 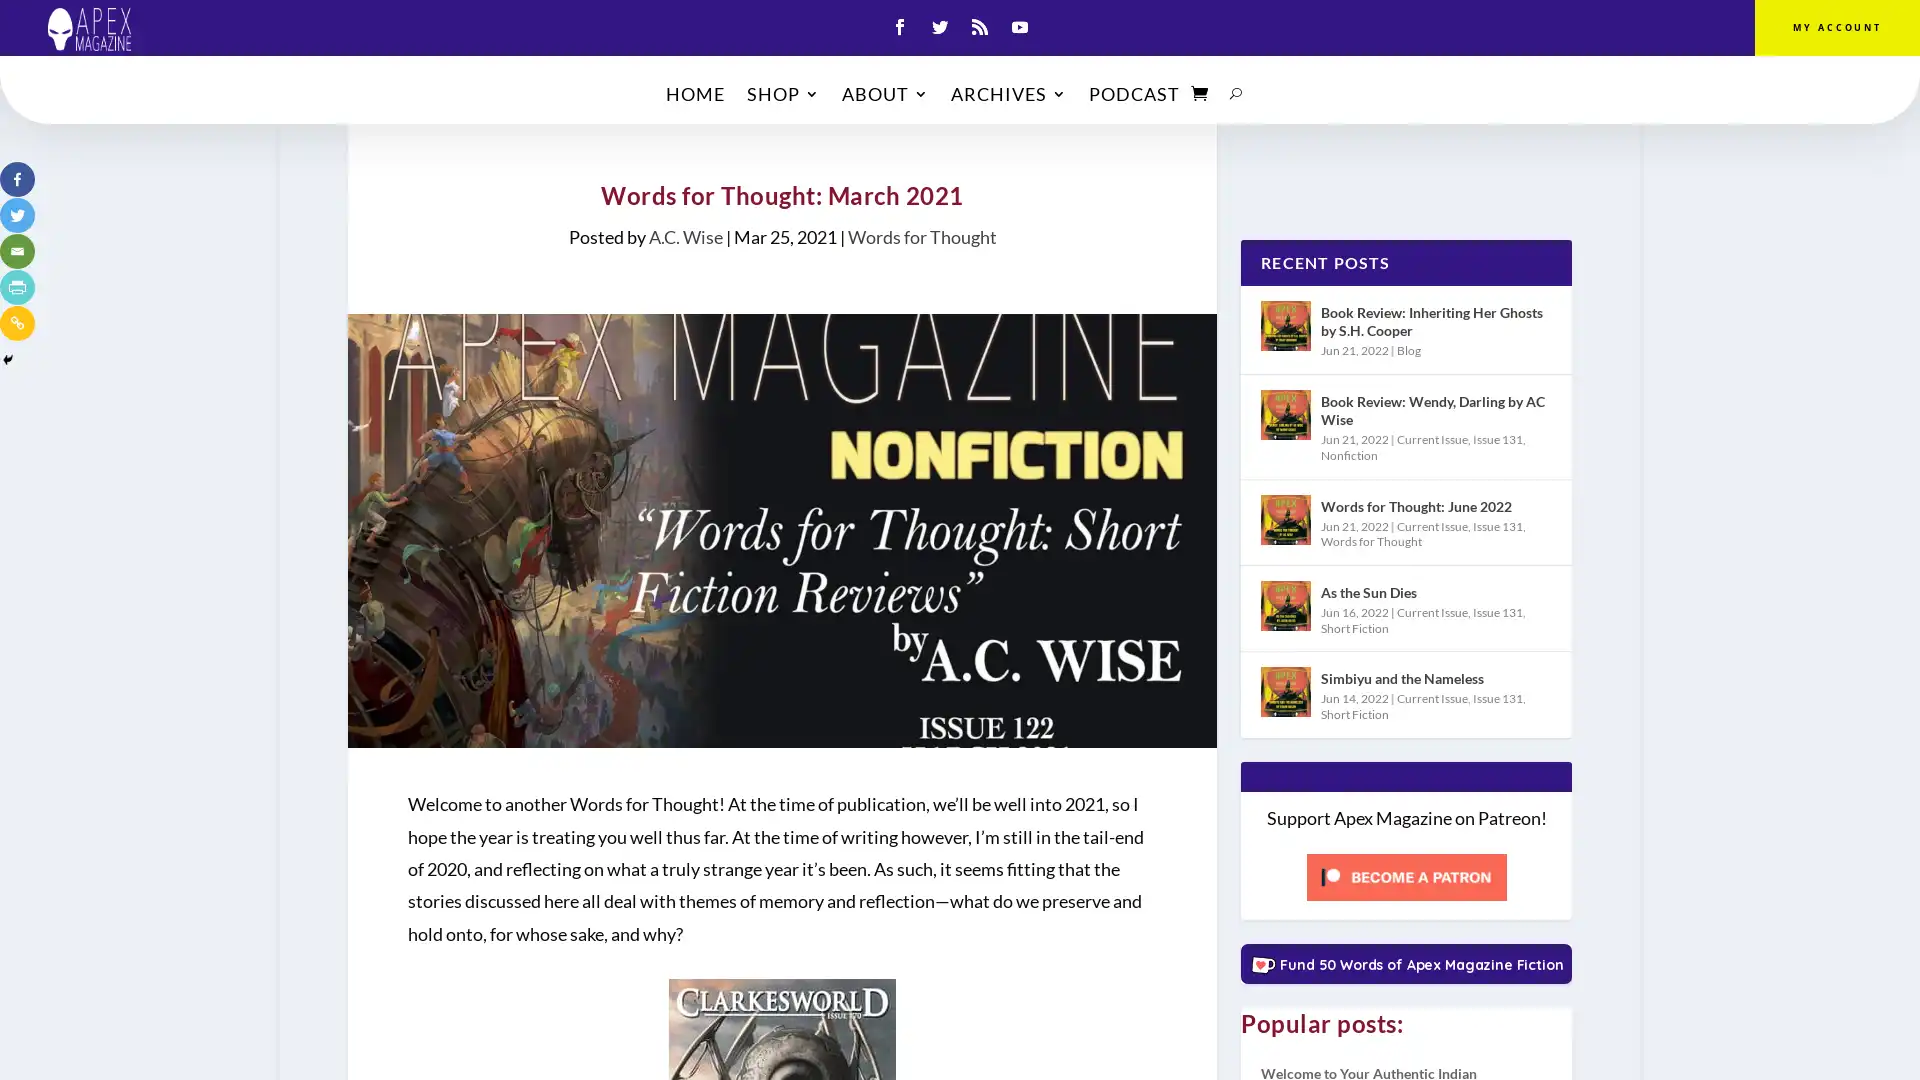 What do you see at coordinates (960, 616) in the screenshot?
I see `Subscribe Now` at bounding box center [960, 616].